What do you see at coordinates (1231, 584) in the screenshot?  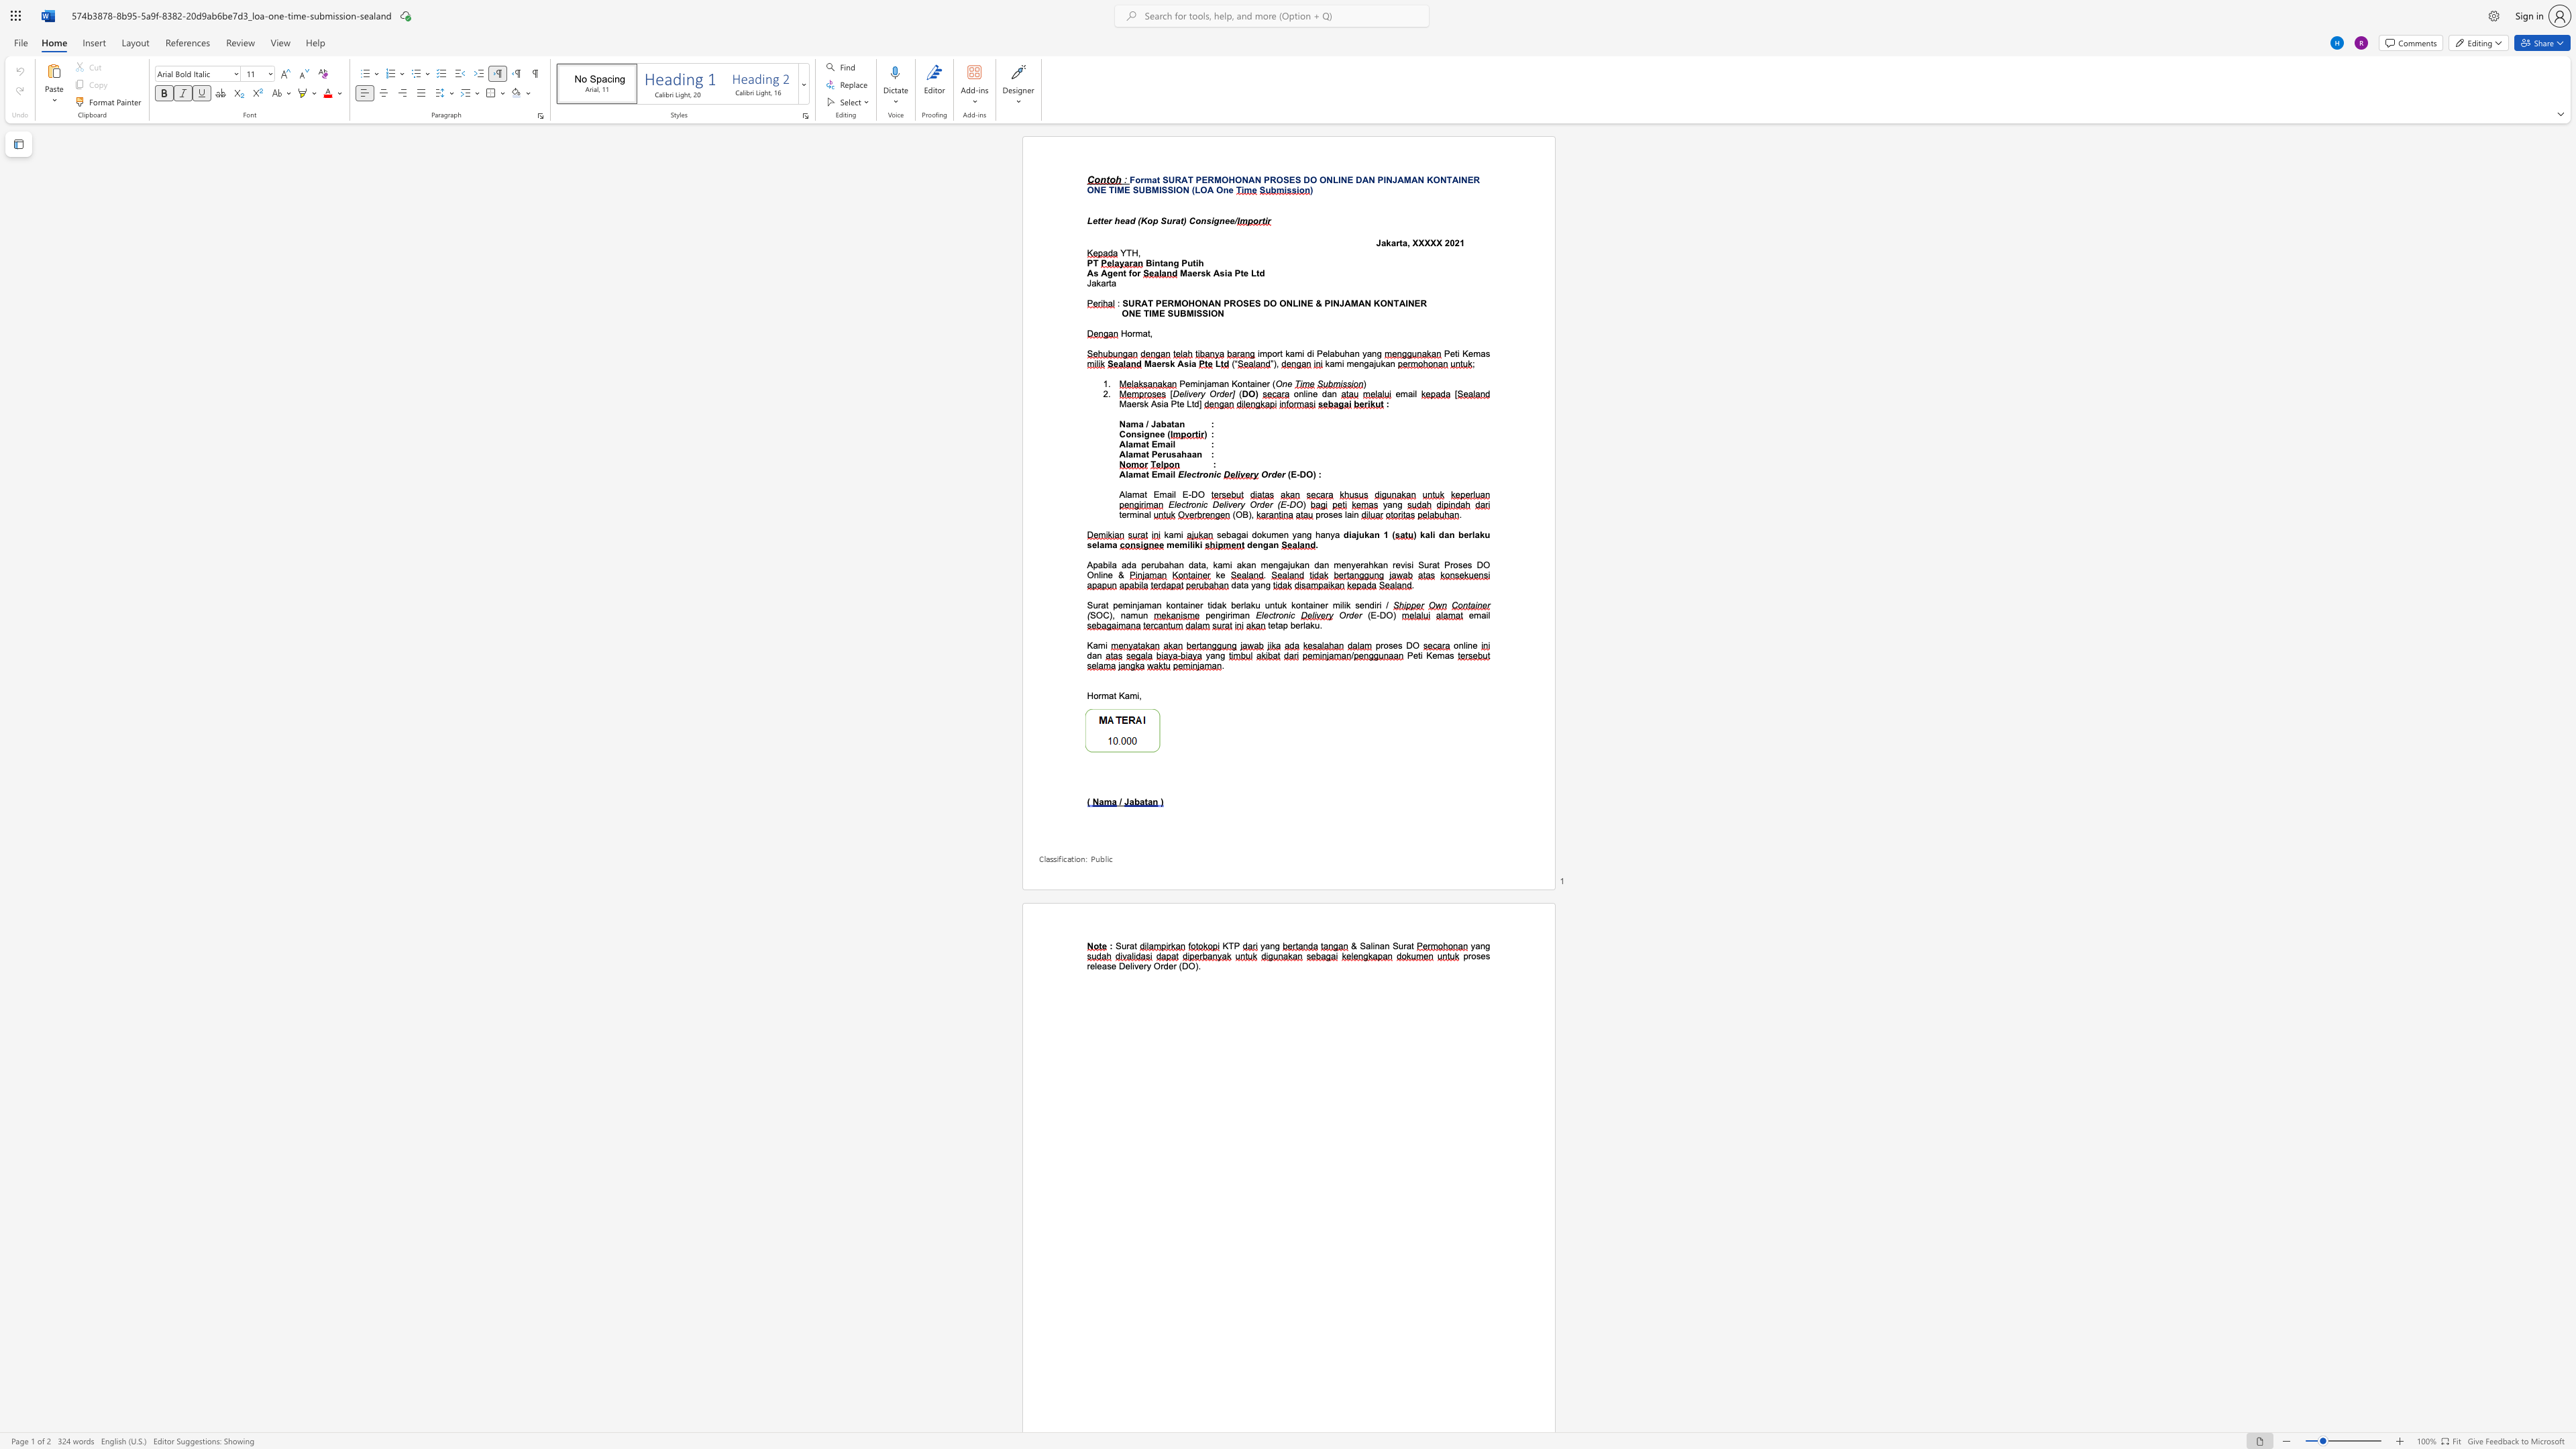 I see `the subset text "data y" within the text "data yang"` at bounding box center [1231, 584].